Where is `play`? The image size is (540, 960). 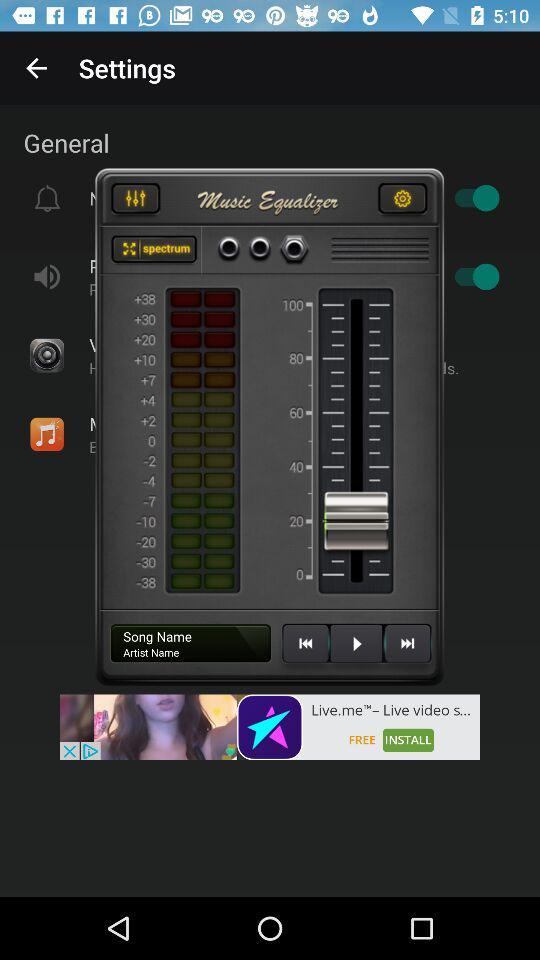
play is located at coordinates (355, 650).